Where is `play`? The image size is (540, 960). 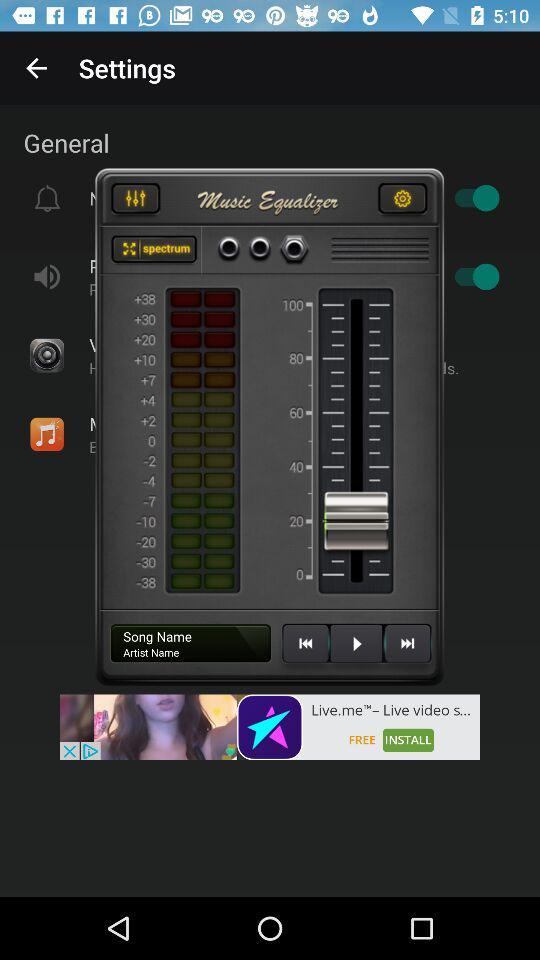
play is located at coordinates (355, 650).